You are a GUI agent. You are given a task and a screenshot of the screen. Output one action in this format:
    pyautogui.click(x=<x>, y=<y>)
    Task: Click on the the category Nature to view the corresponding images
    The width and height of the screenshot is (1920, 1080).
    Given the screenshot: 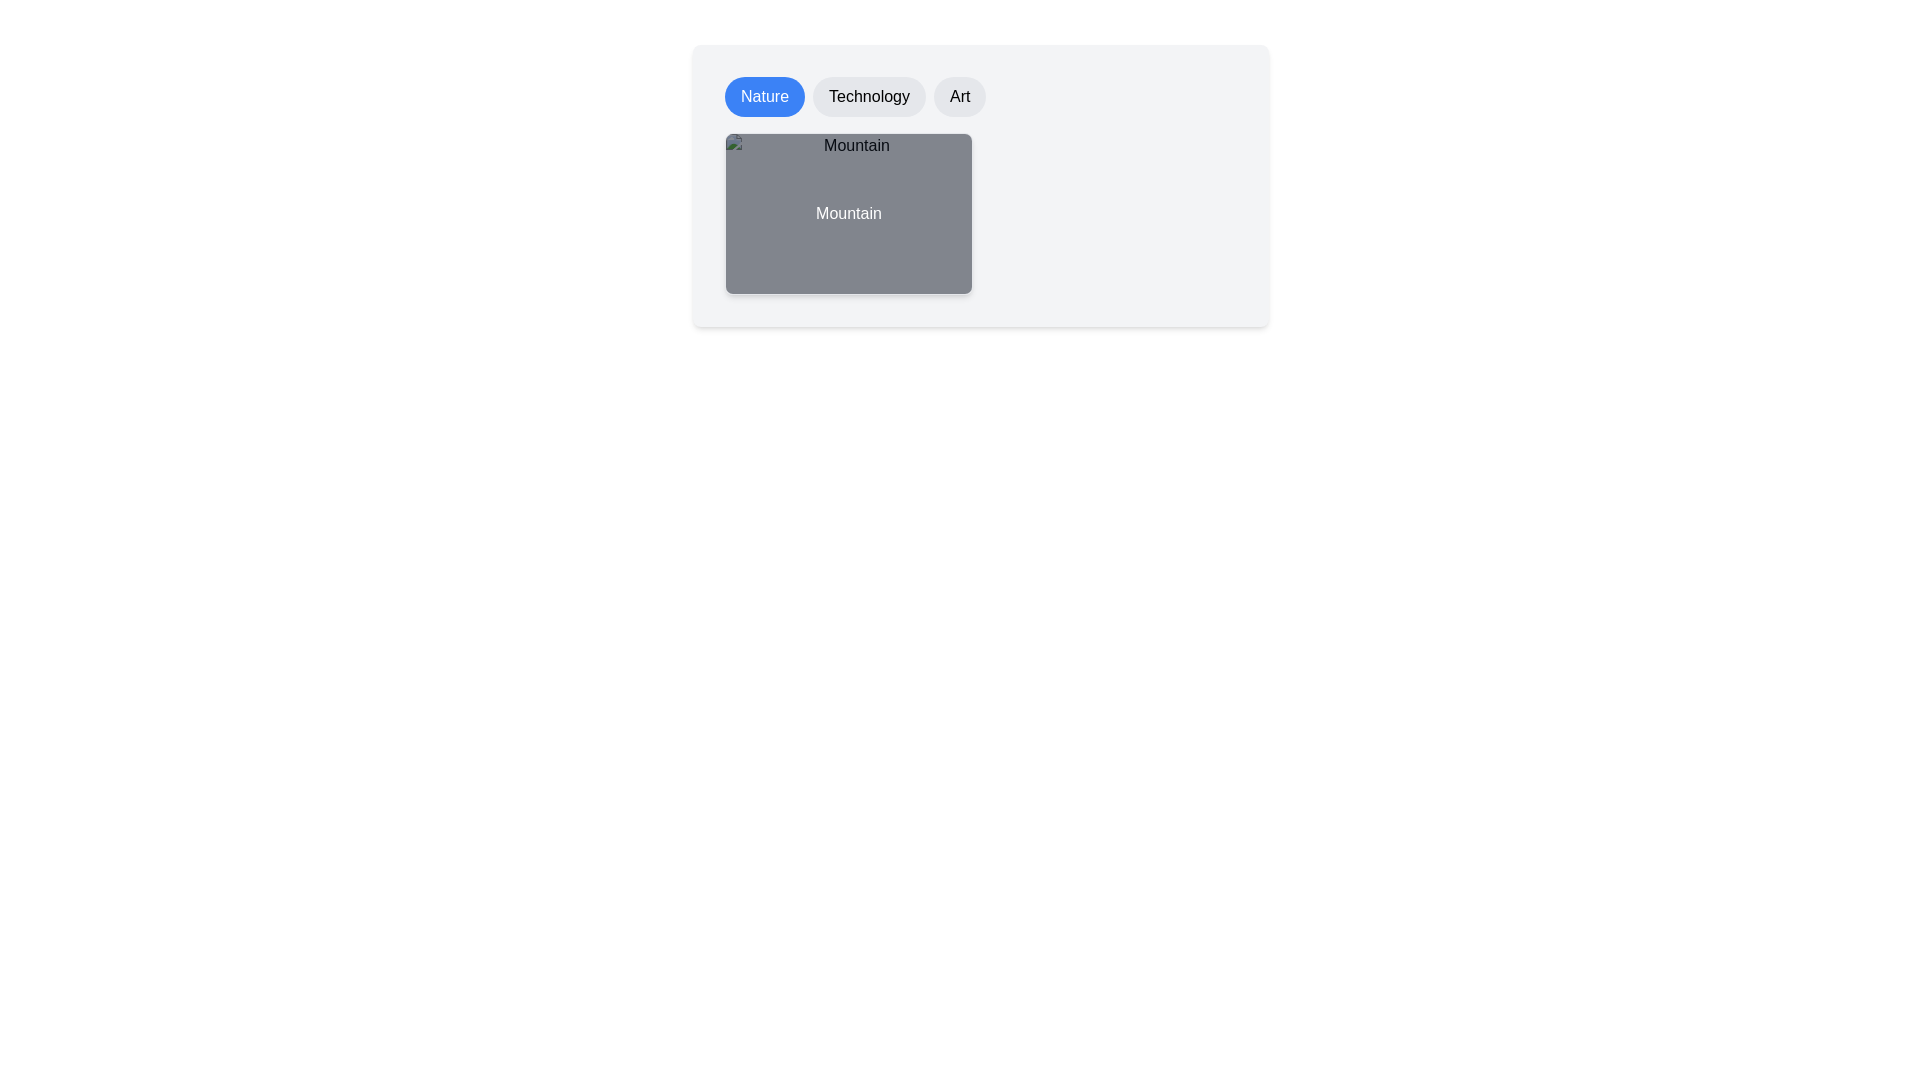 What is the action you would take?
    pyautogui.click(x=763, y=96)
    